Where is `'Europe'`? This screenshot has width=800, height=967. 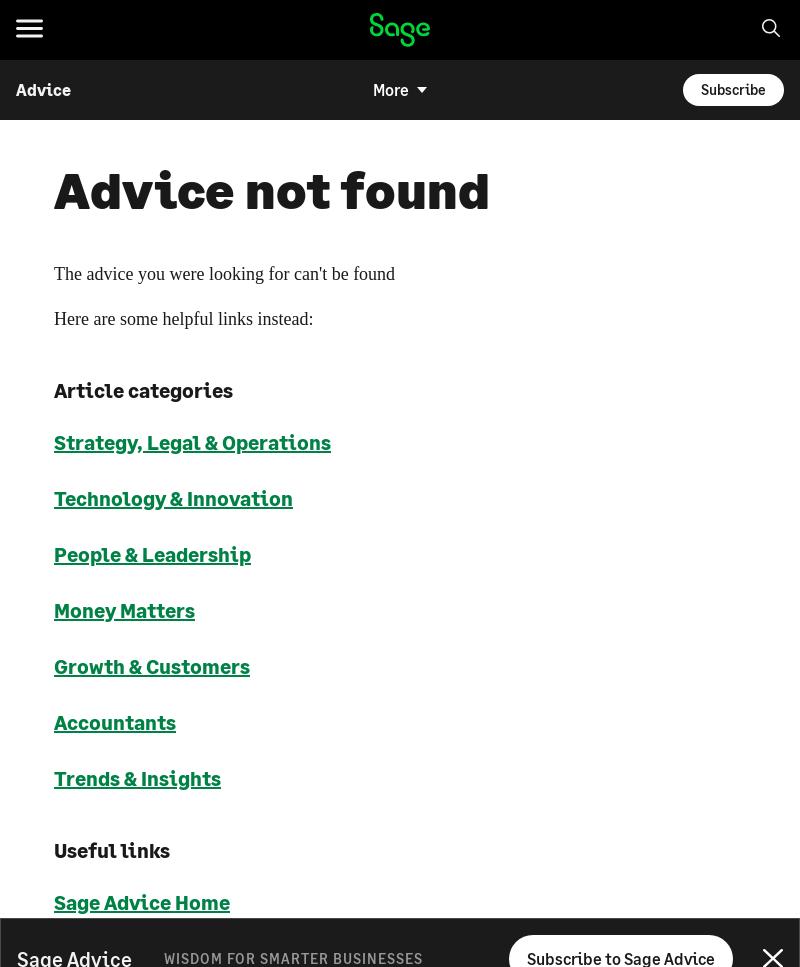 'Europe' is located at coordinates (147, 383).